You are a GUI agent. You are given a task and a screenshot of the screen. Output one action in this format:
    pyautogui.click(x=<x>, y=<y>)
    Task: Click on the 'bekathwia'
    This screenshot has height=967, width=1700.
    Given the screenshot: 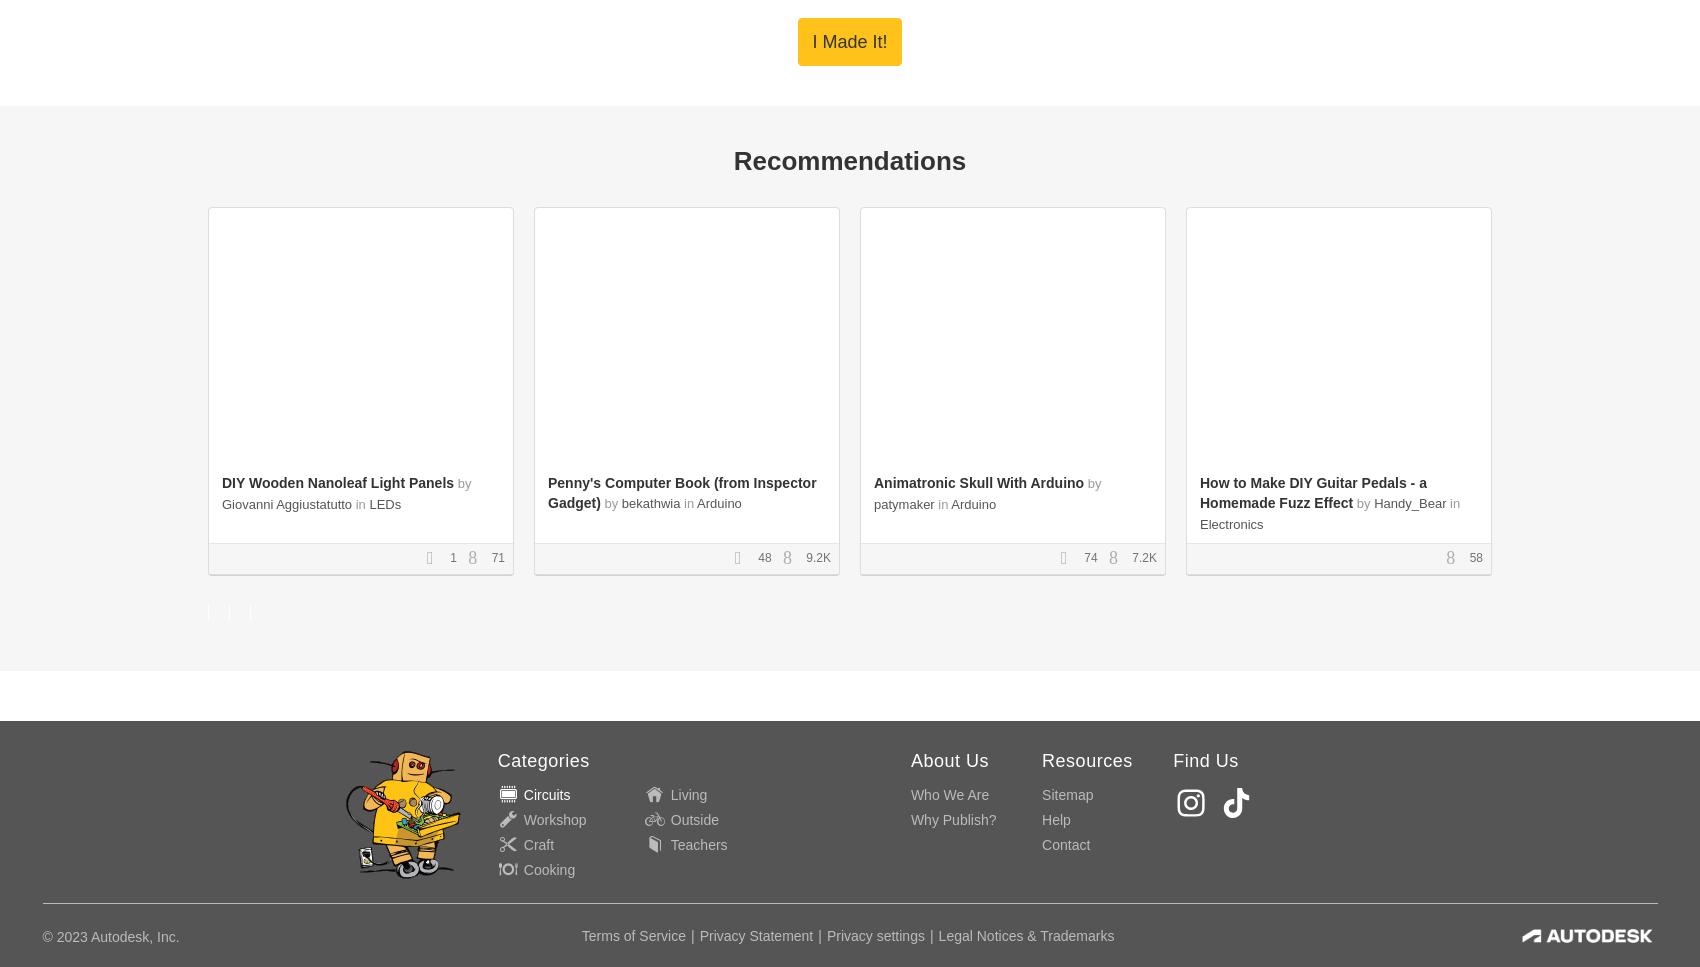 What is the action you would take?
    pyautogui.click(x=650, y=502)
    